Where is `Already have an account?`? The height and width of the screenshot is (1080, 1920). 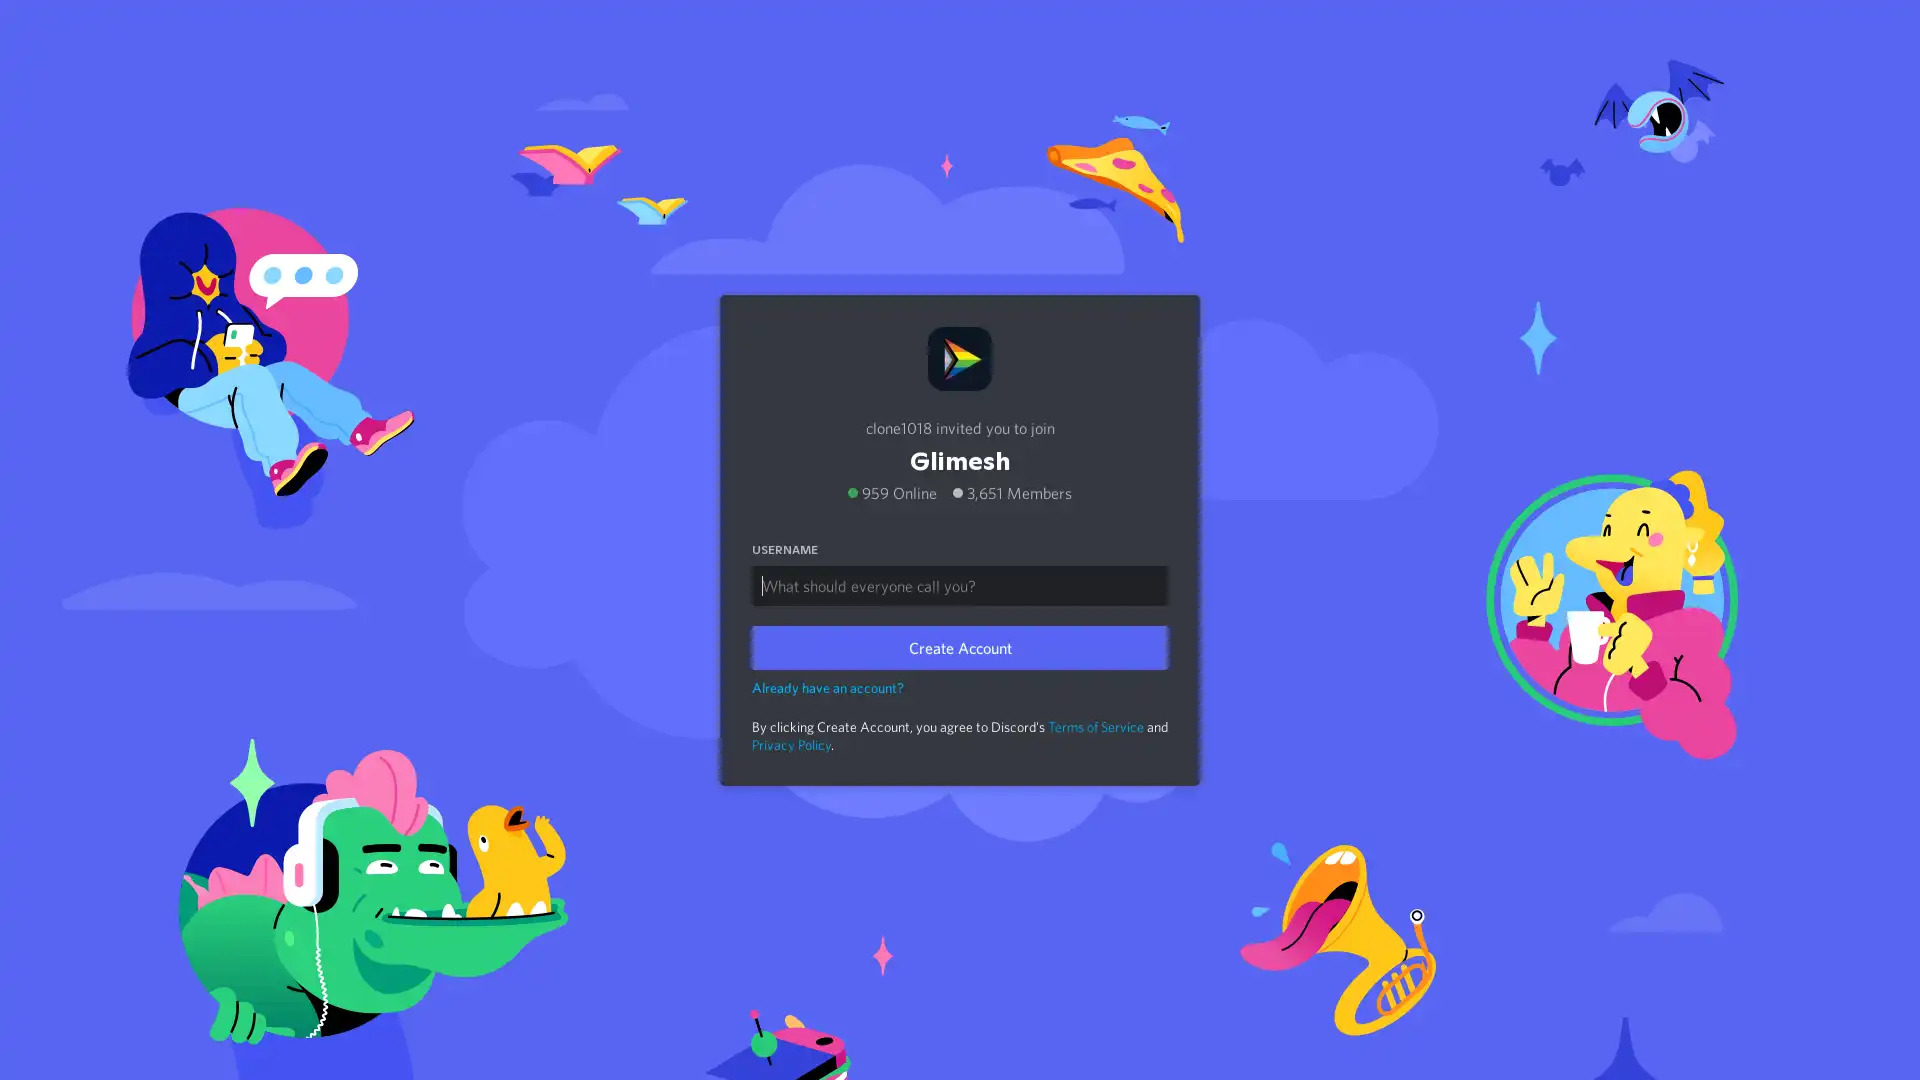
Already have an account? is located at coordinates (828, 685).